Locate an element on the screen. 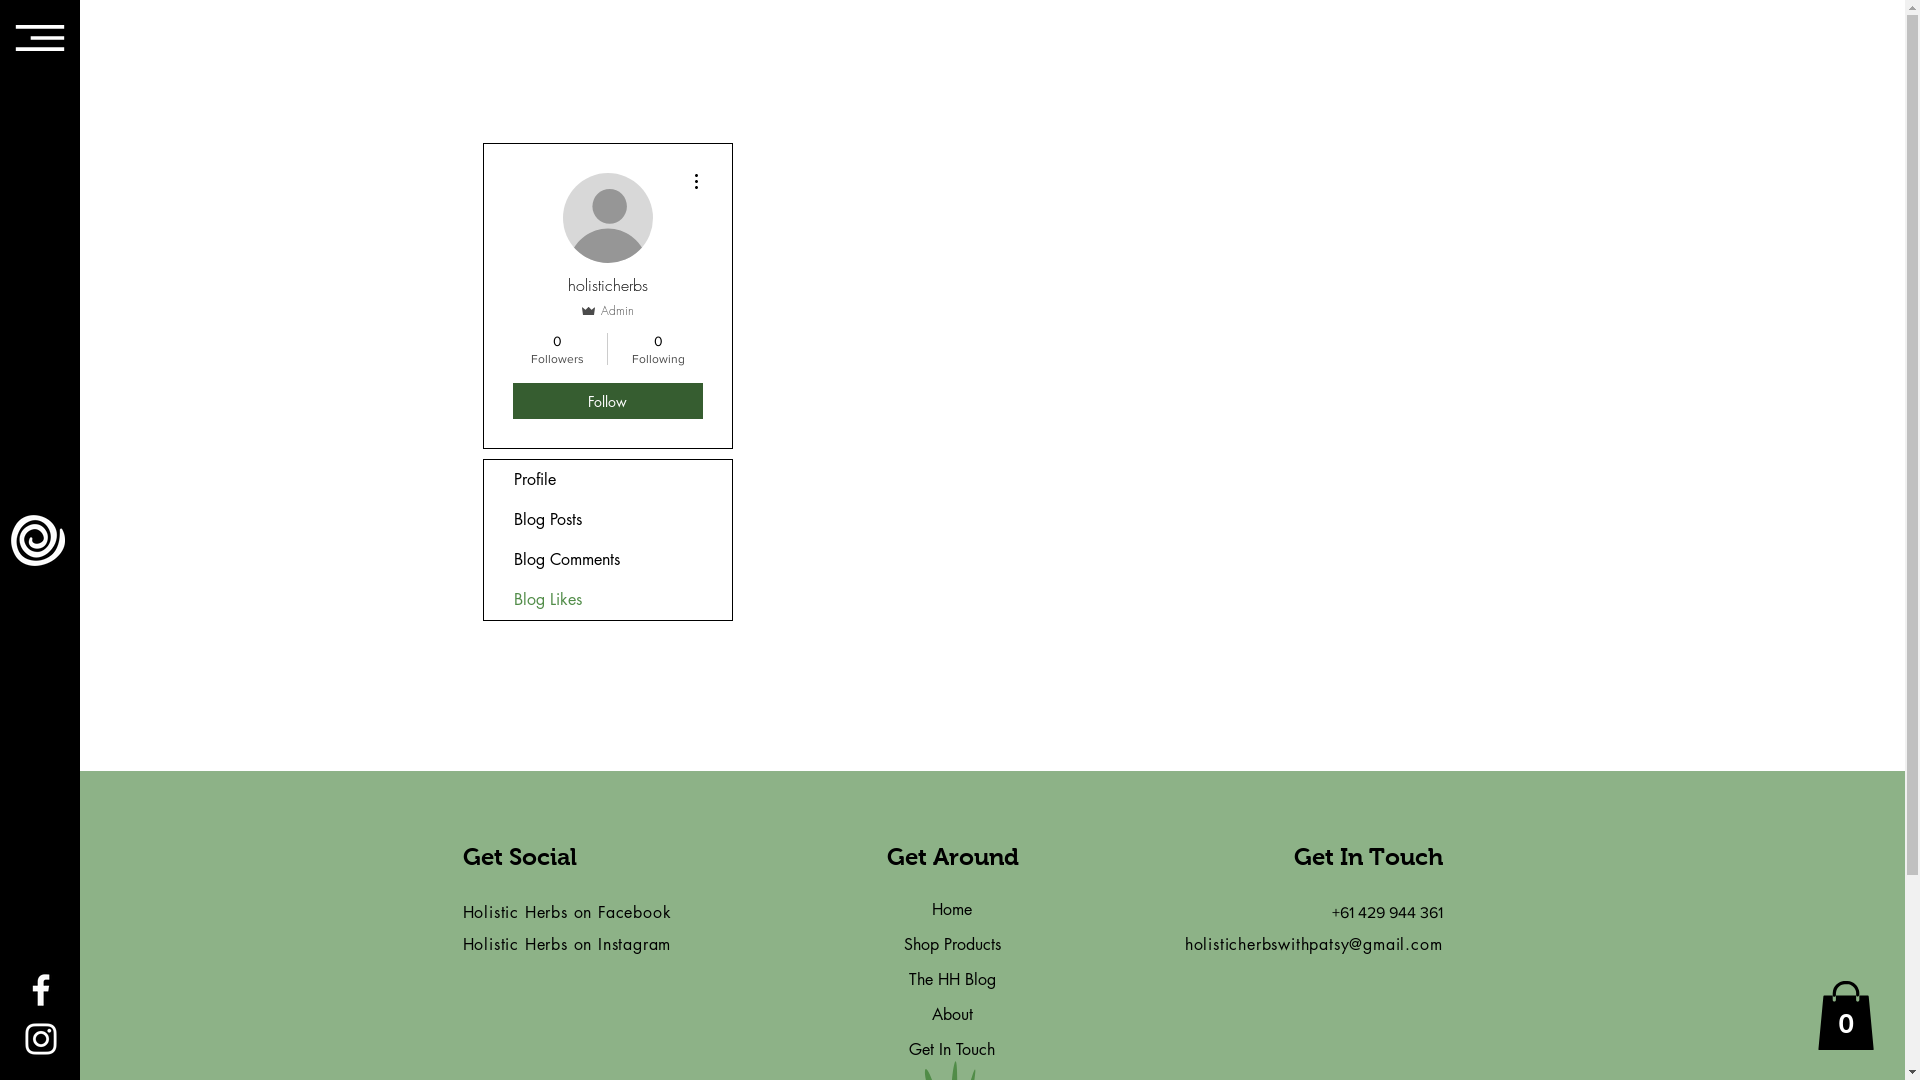  'Profile' is located at coordinates (607, 479).